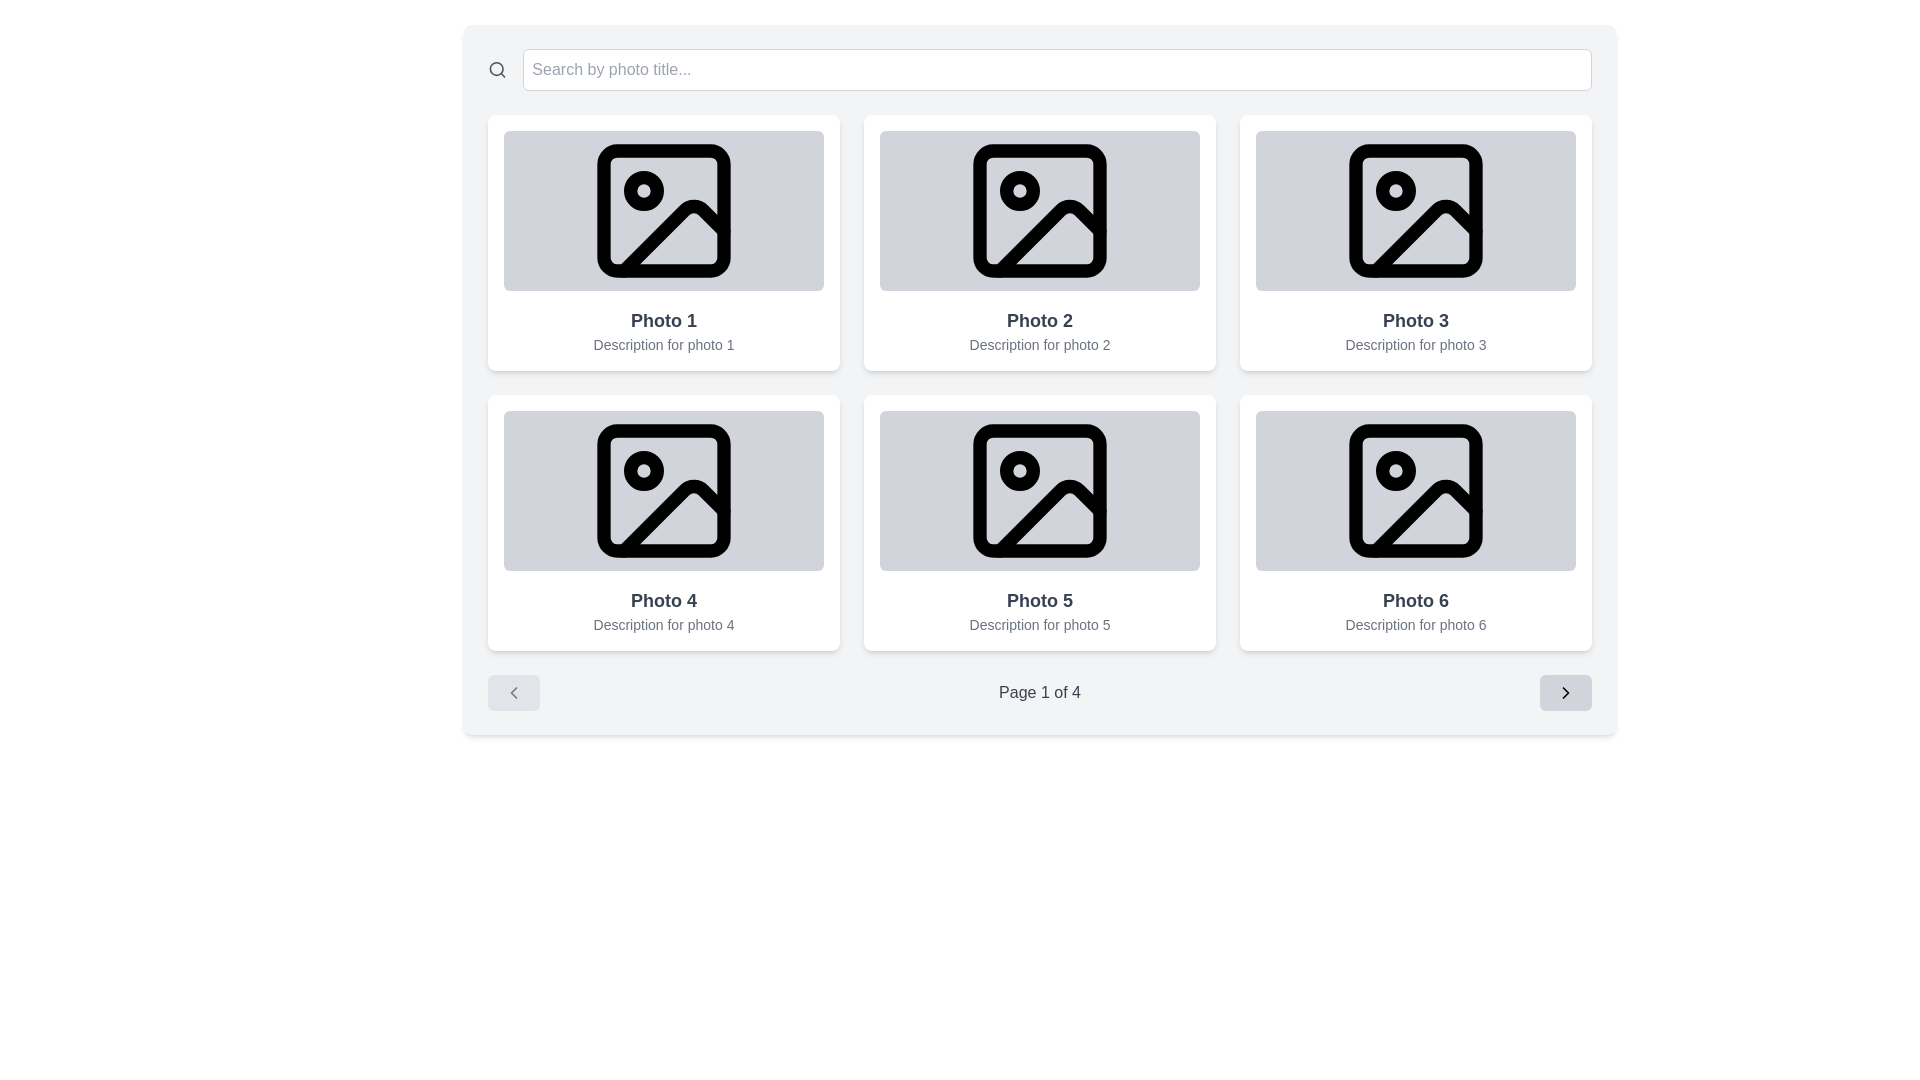 This screenshot has width=1920, height=1080. What do you see at coordinates (1019, 191) in the screenshot?
I see `the small circular decorative element located in the top-left corner of the second photo placeholder icon in the grid layout` at bounding box center [1019, 191].